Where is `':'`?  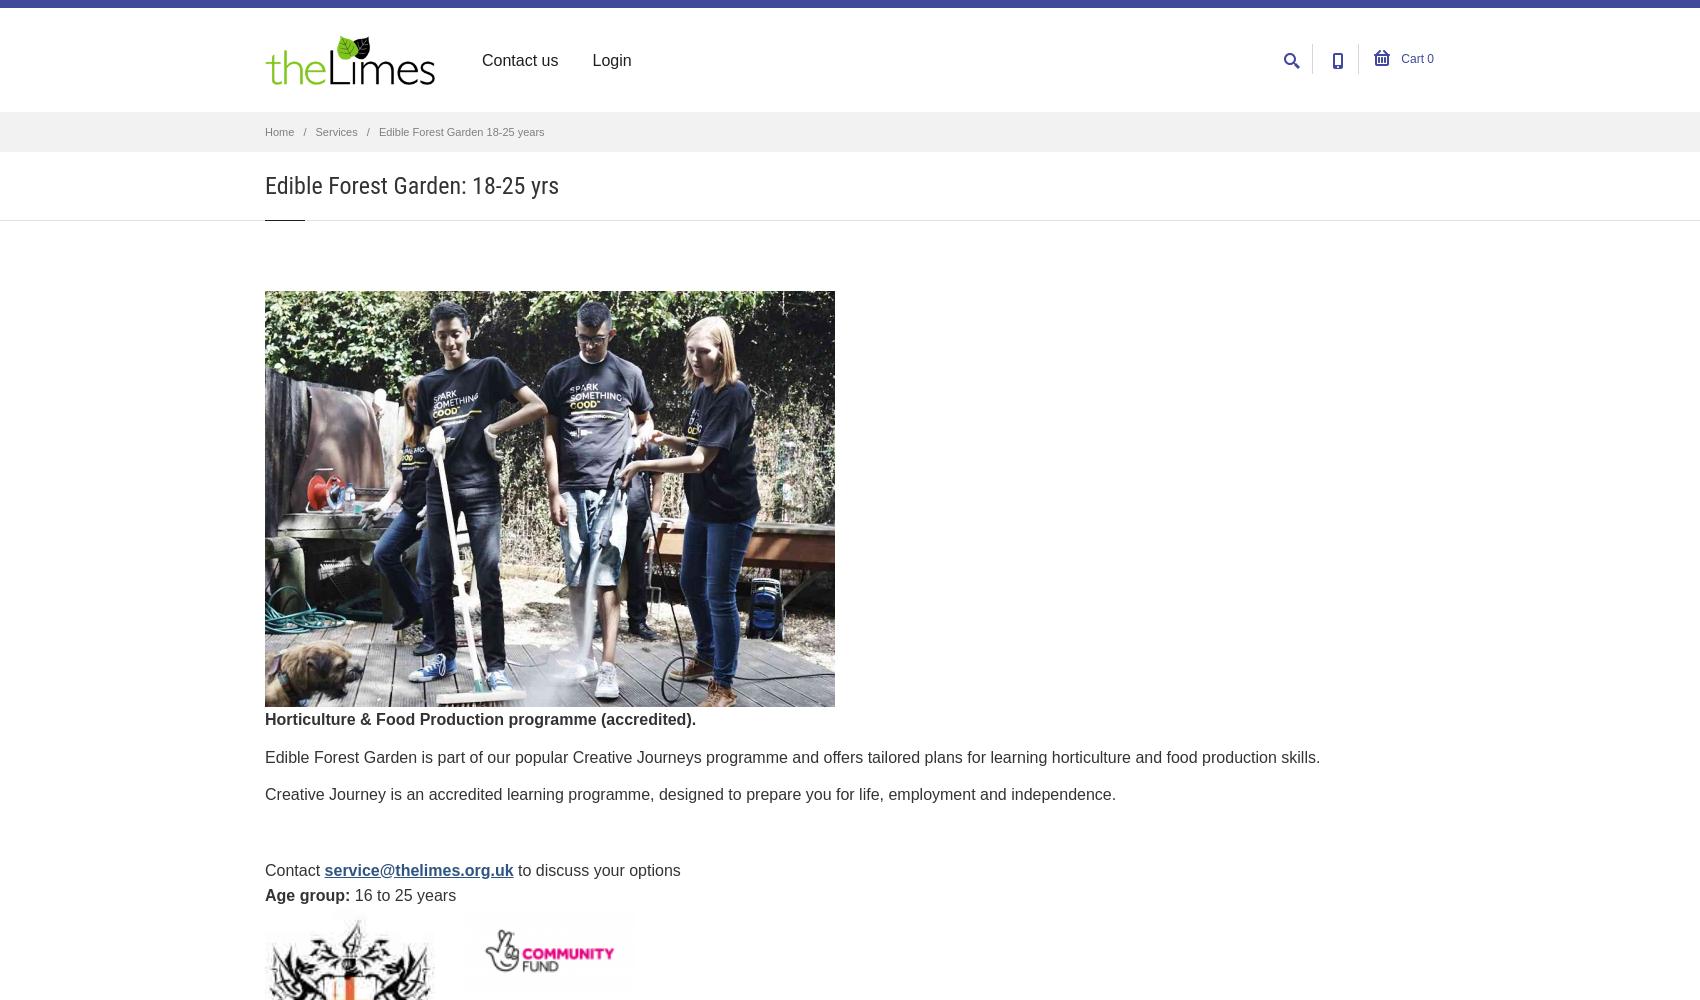
':' is located at coordinates (346, 895).